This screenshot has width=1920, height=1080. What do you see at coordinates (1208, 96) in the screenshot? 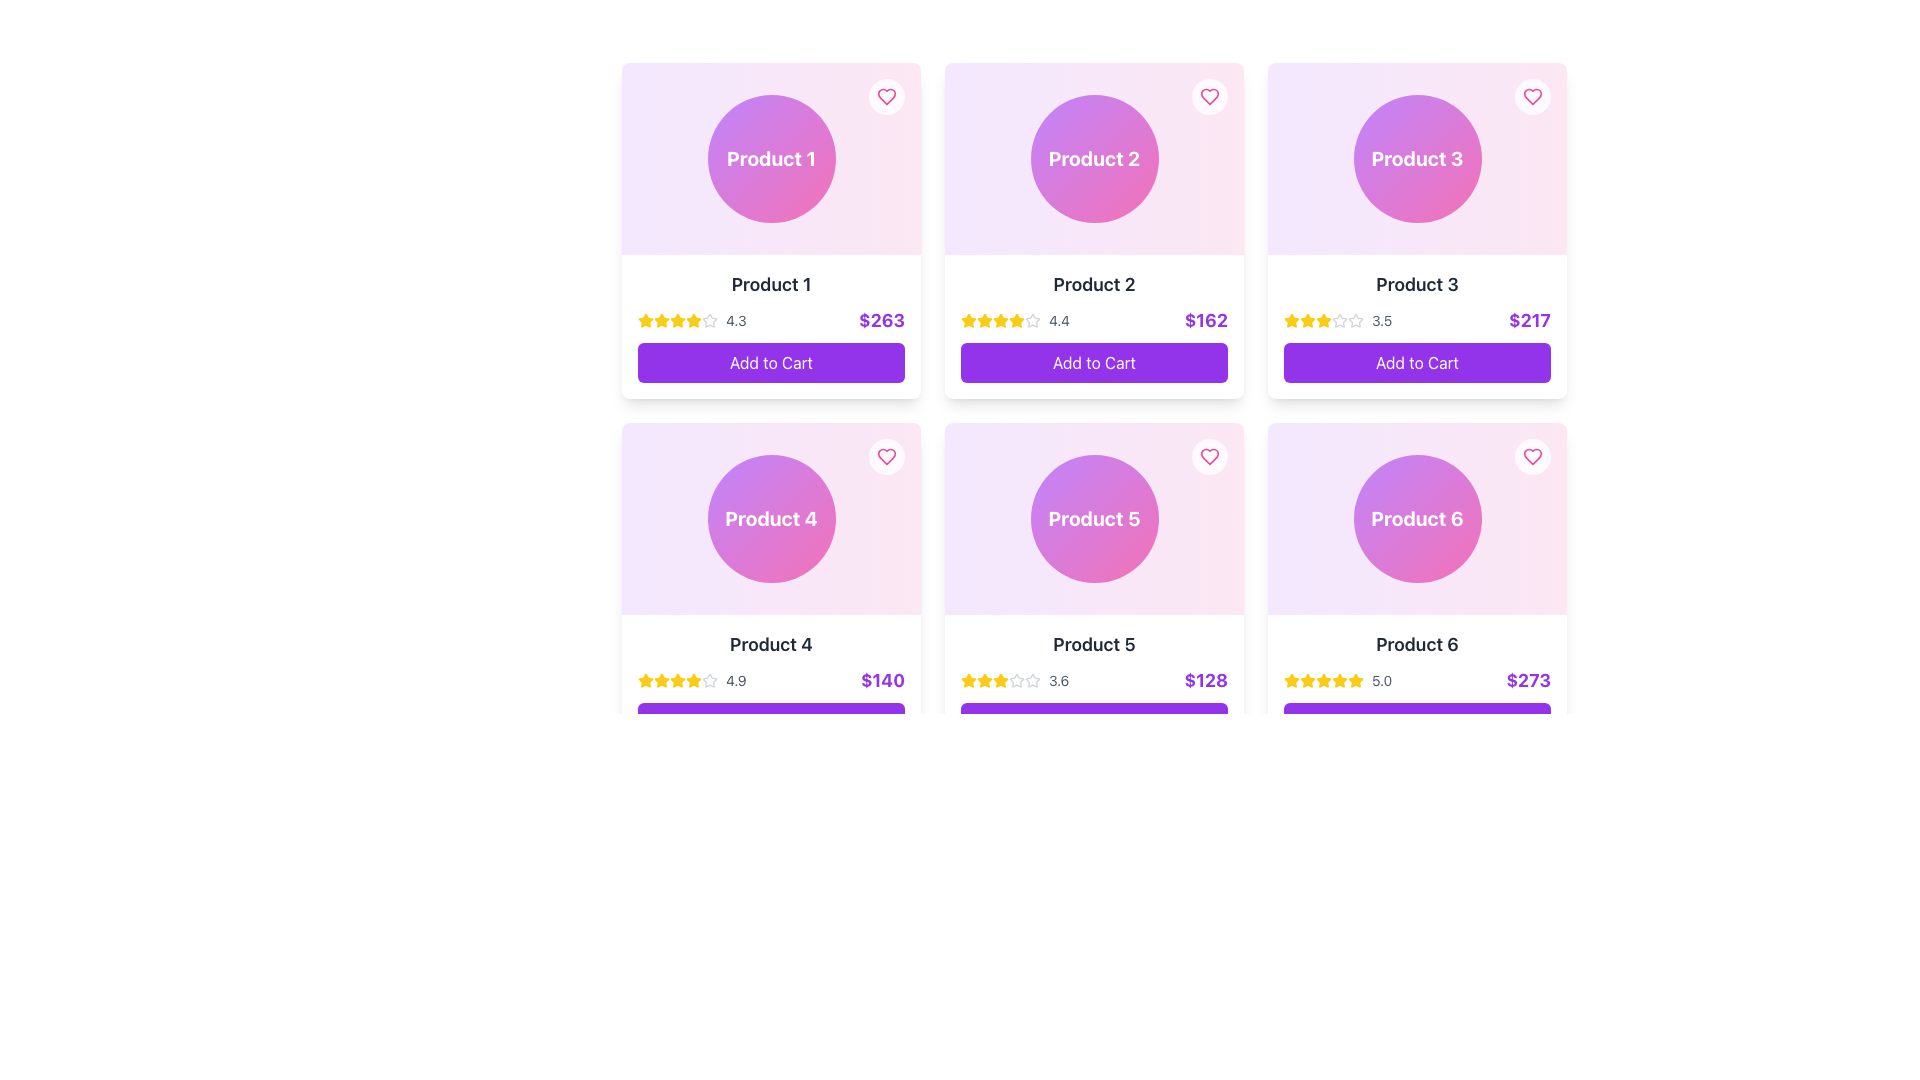
I see `the button in the top-right corner of the 'Product 2' card to observe potential hover effects` at bounding box center [1208, 96].